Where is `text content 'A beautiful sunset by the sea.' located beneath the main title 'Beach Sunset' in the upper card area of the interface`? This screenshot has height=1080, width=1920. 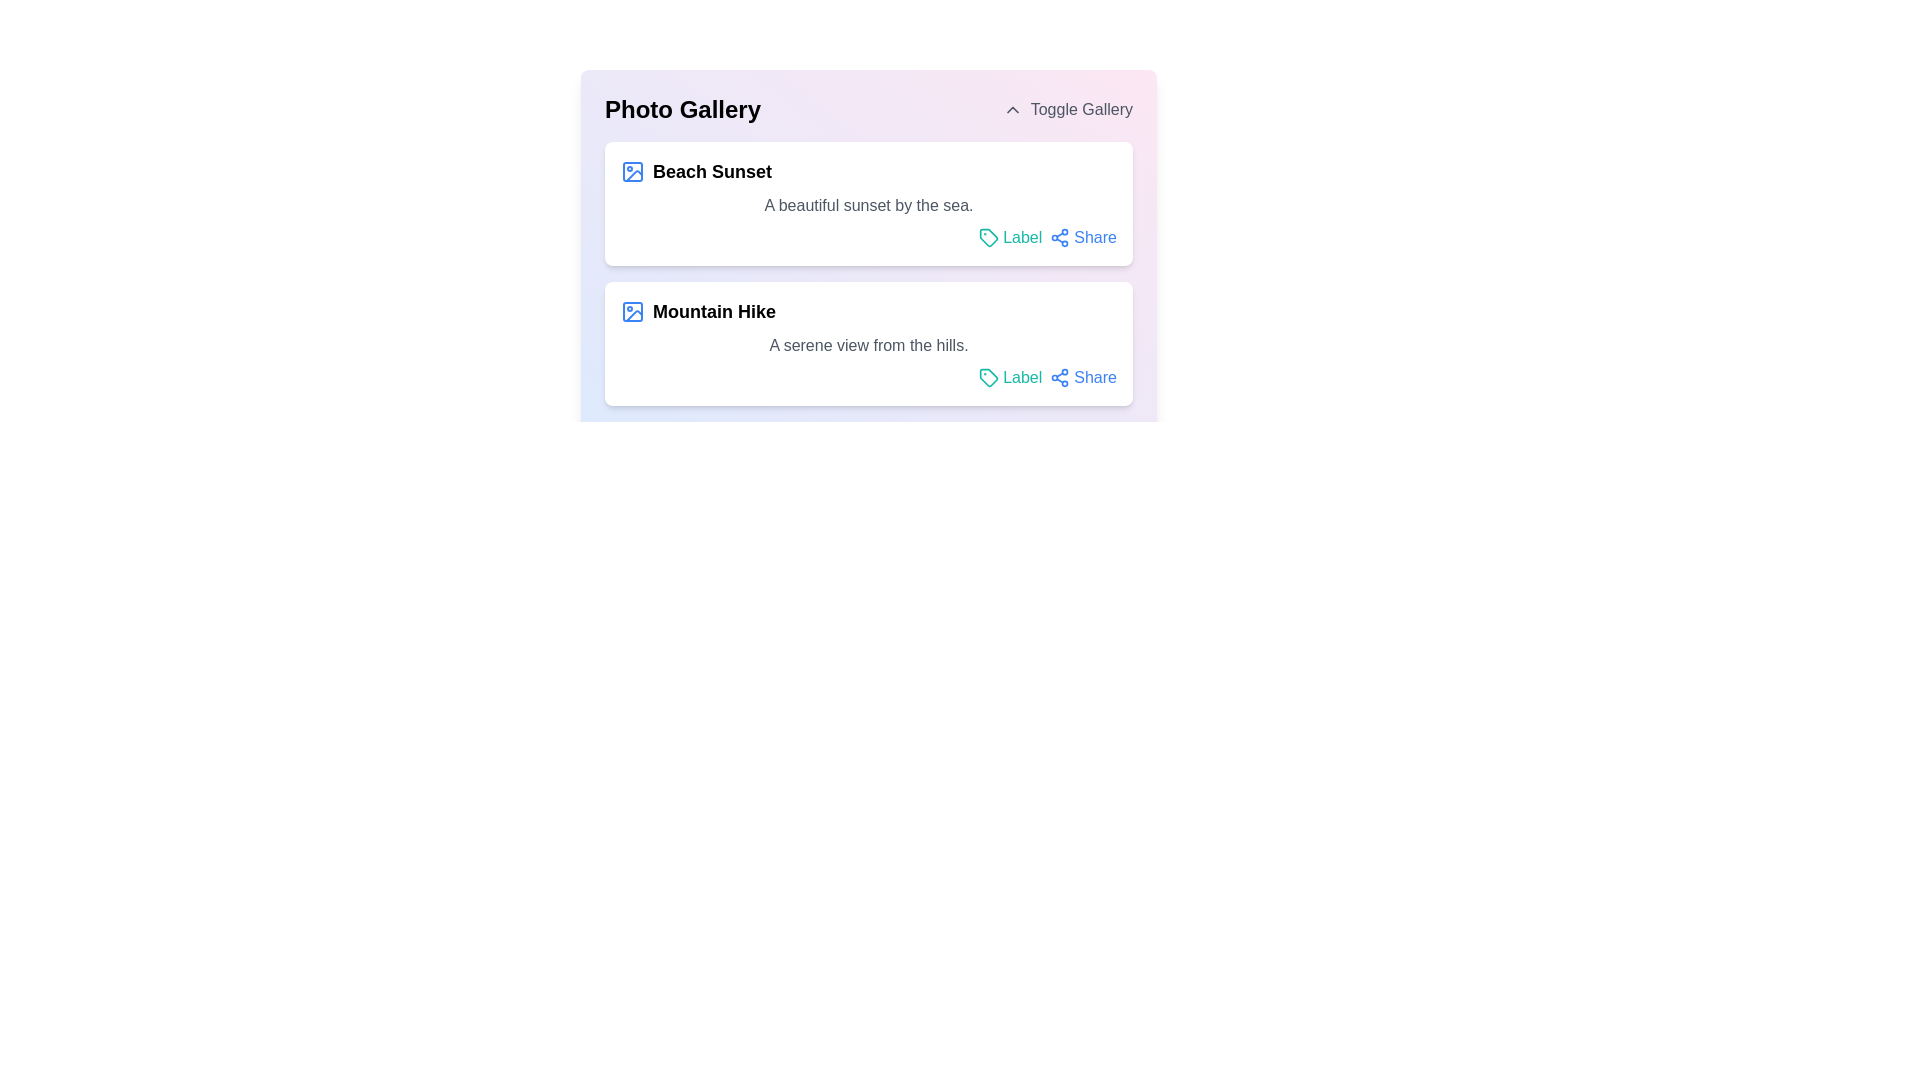
text content 'A beautiful sunset by the sea.' located beneath the main title 'Beach Sunset' in the upper card area of the interface is located at coordinates (868, 205).